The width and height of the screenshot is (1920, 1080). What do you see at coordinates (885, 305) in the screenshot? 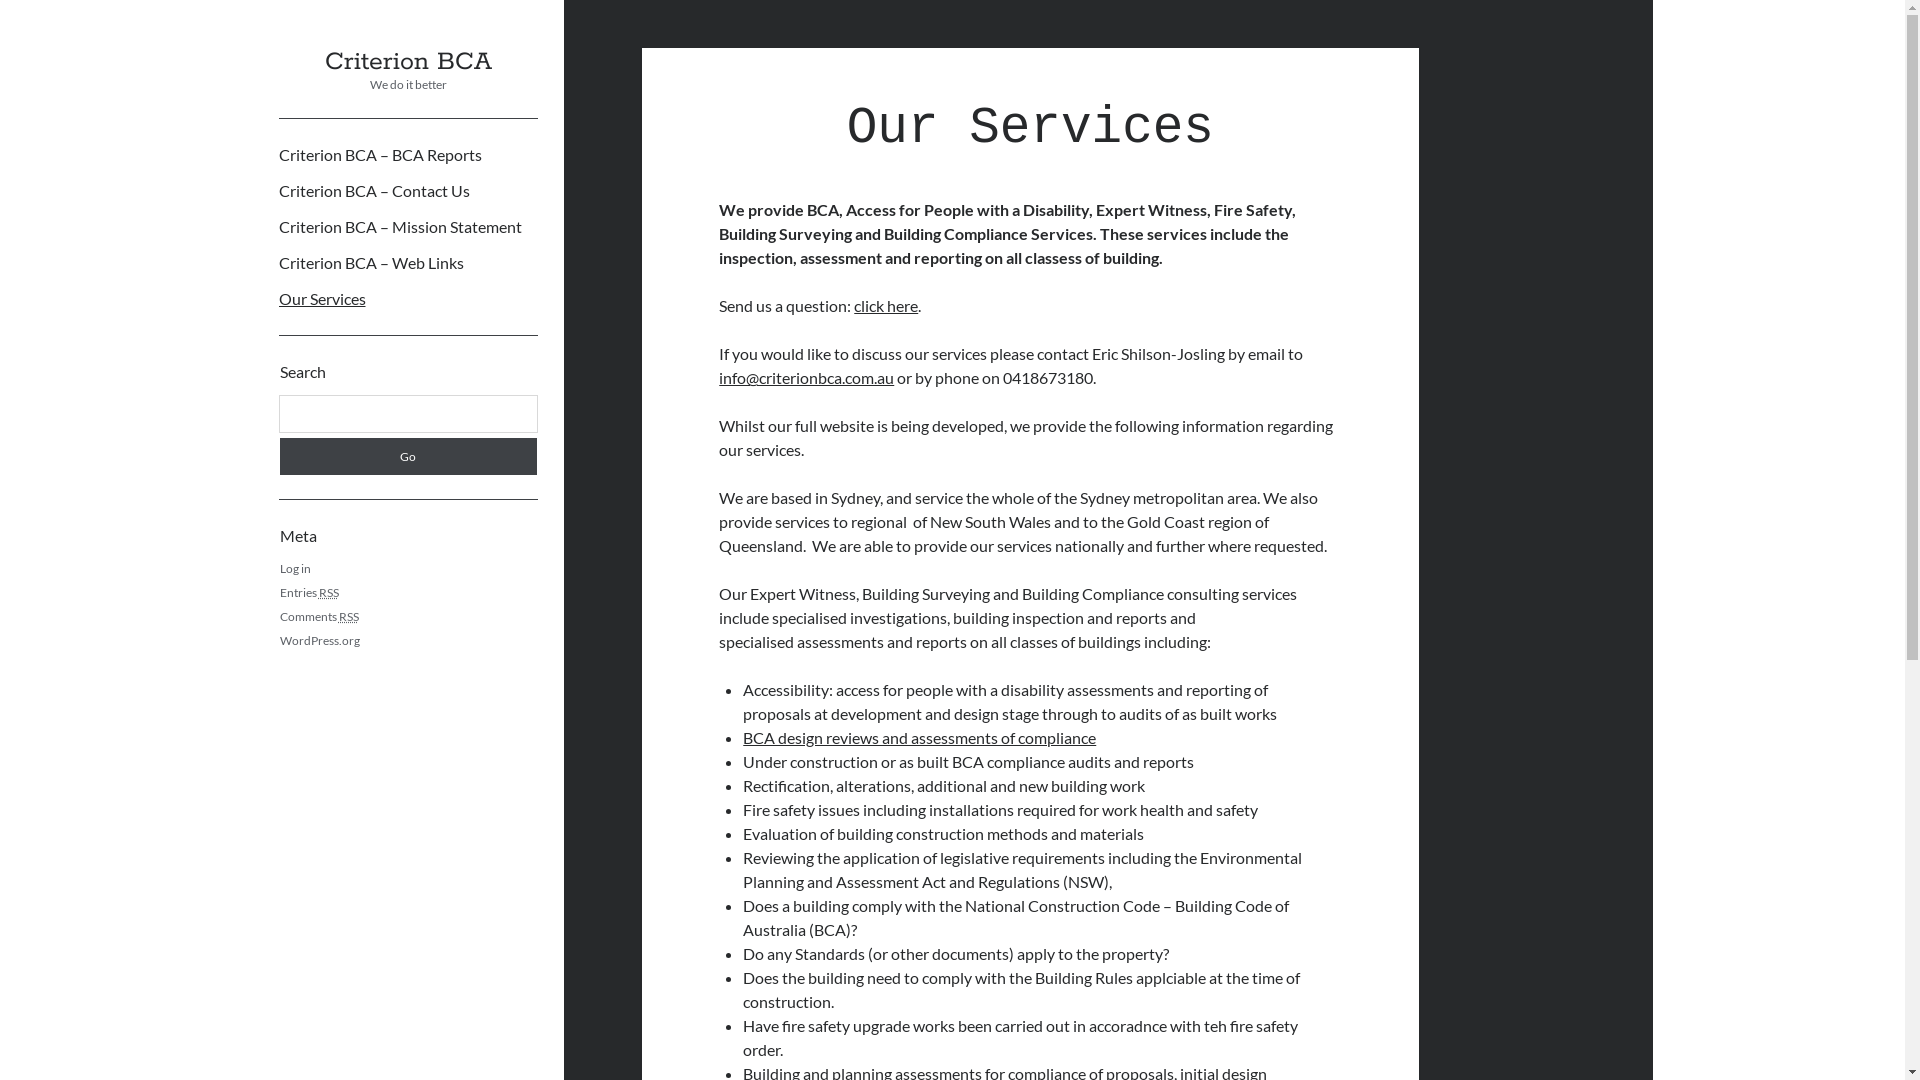
I see `'click here'` at bounding box center [885, 305].